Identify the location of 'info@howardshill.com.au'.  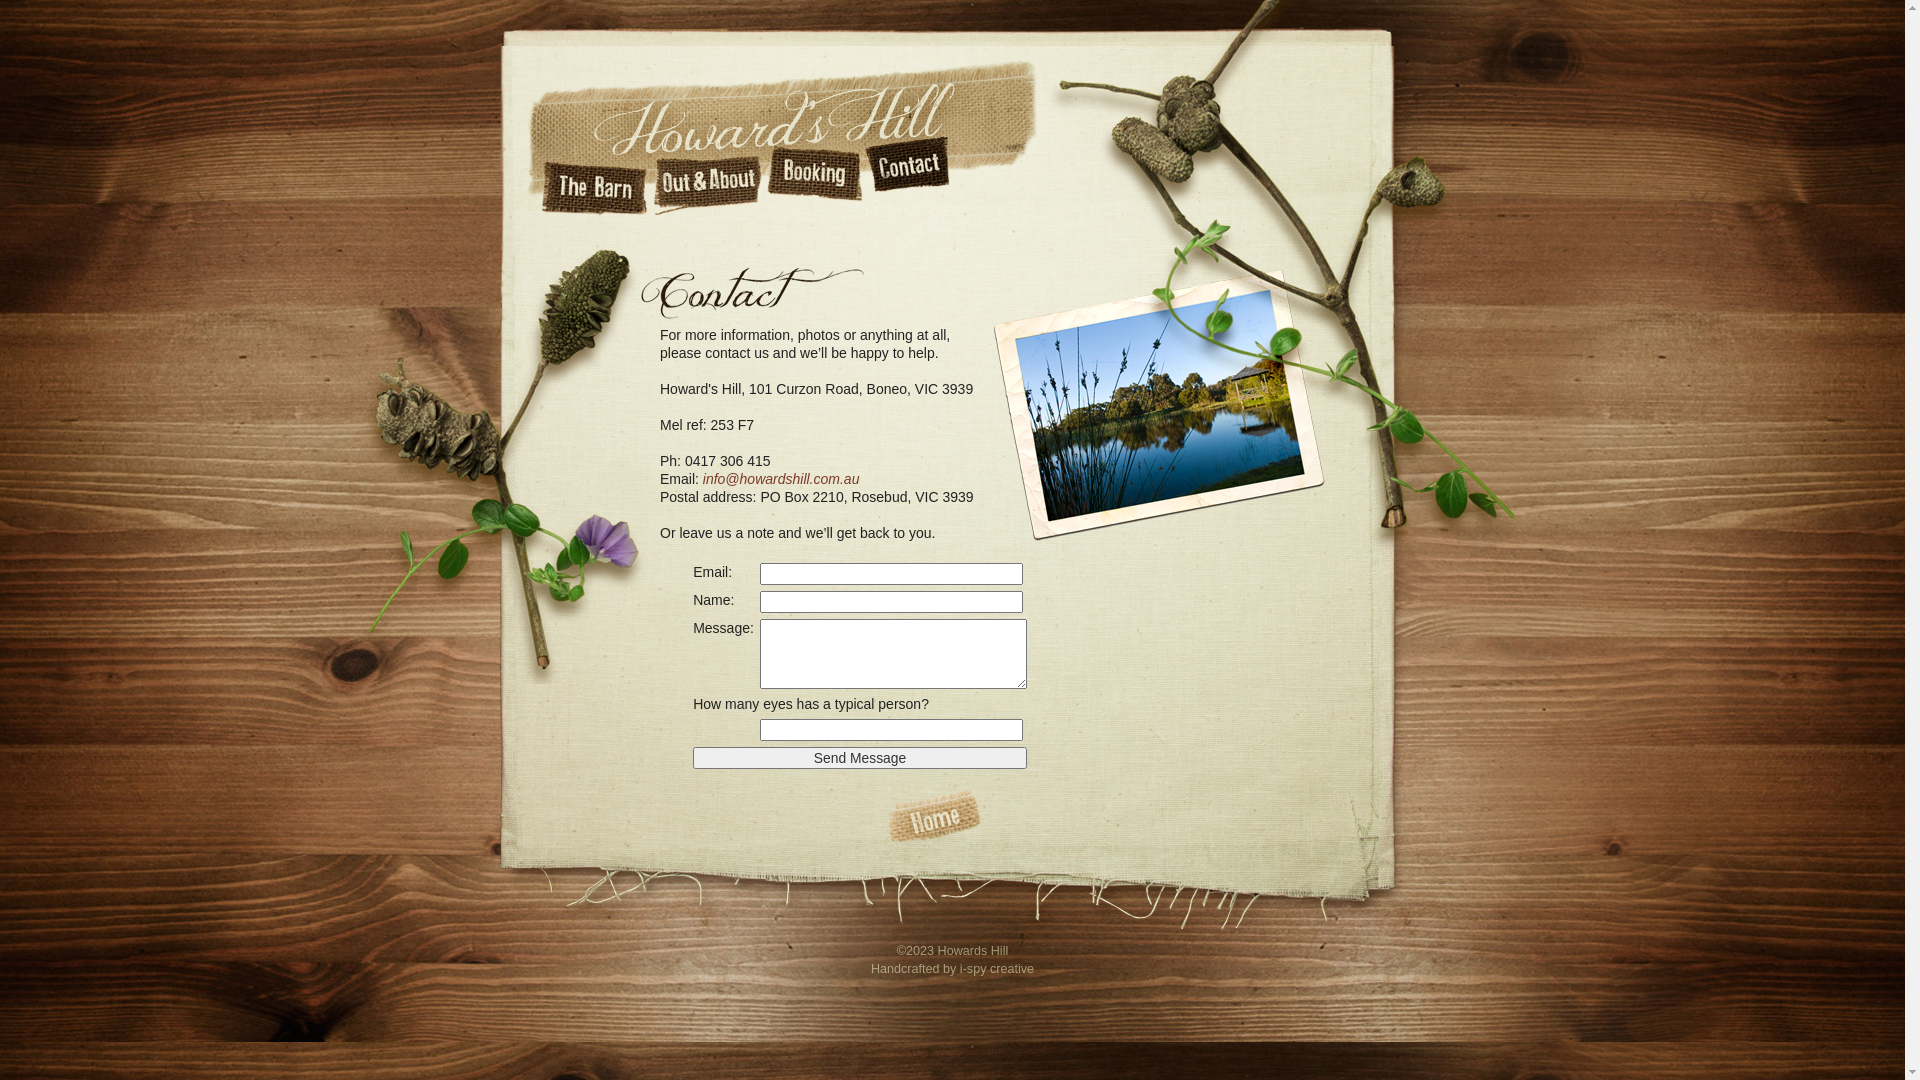
(780, 478).